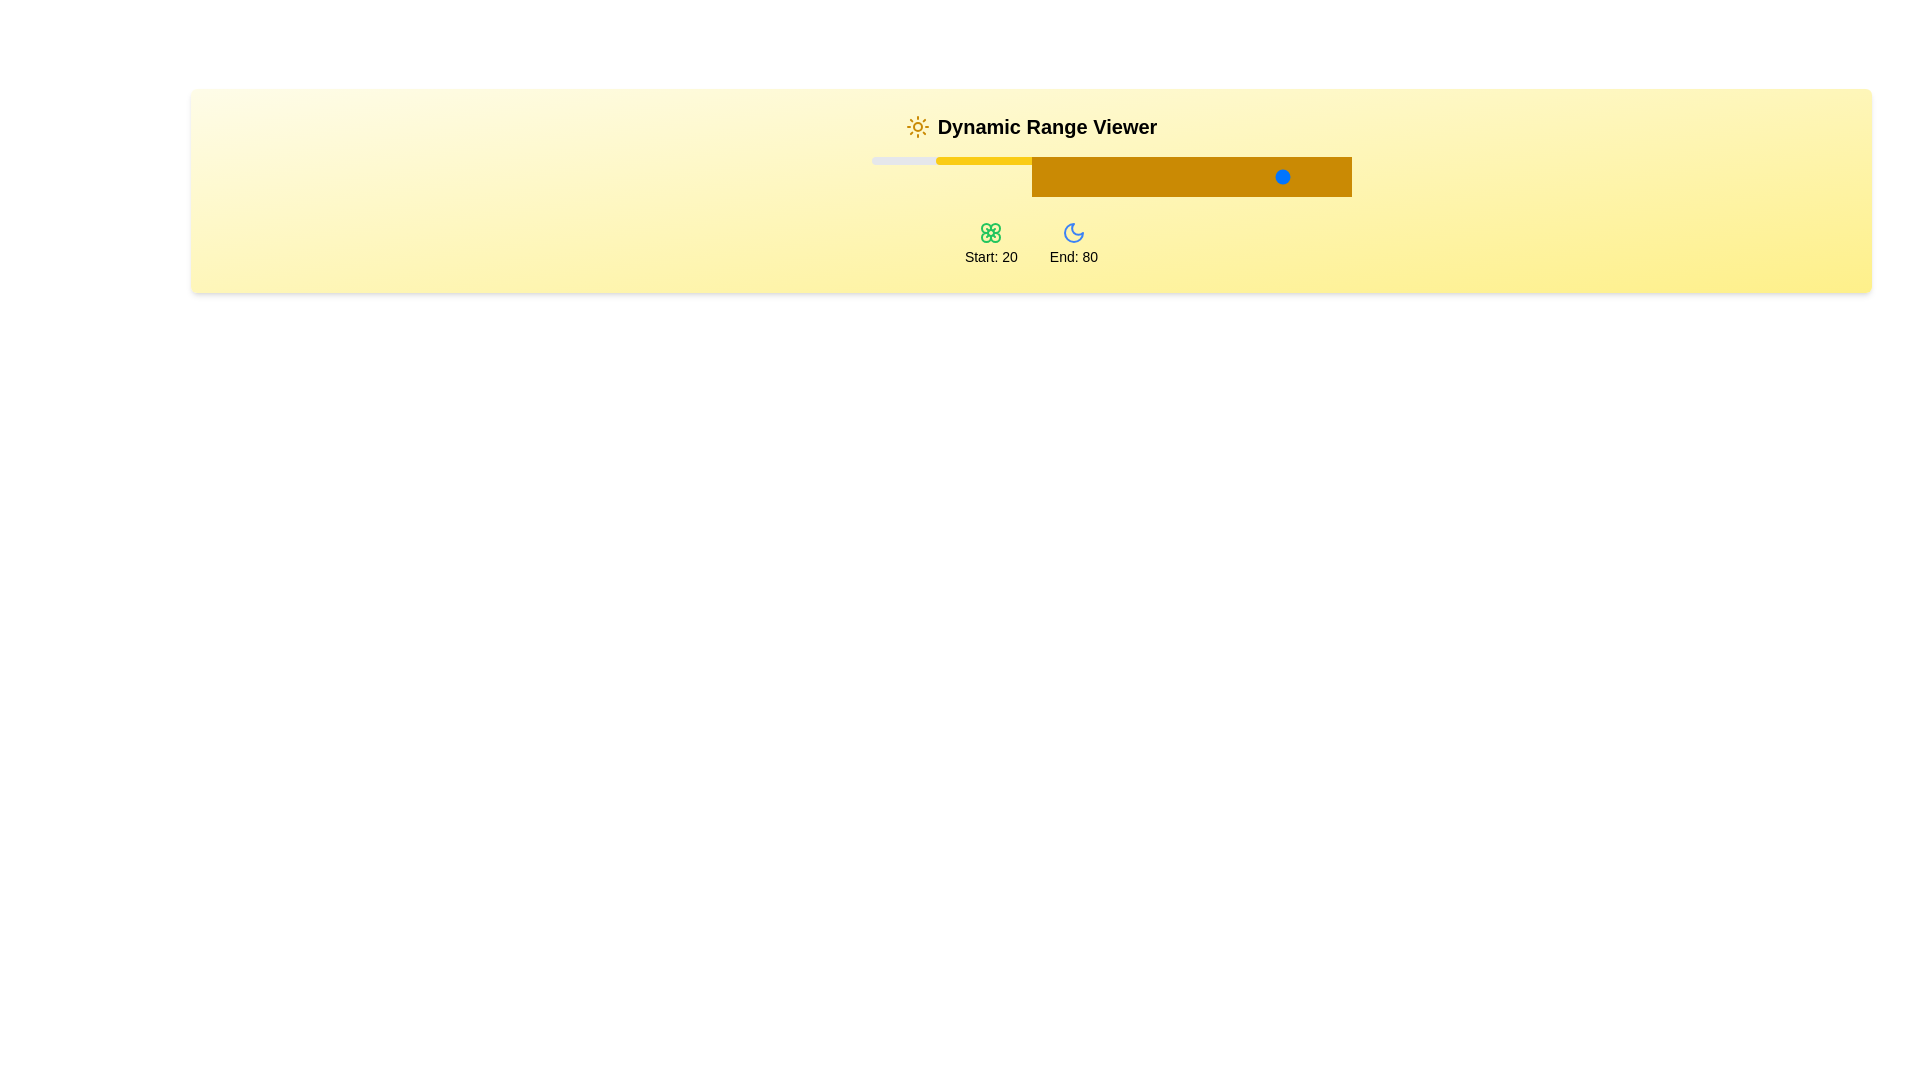 Image resolution: width=1920 pixels, height=1080 pixels. Describe the element at coordinates (916, 127) in the screenshot. I see `the decorative icon that symbolizes brightness, located in the top left corner of the header bar, preceding the text 'Dynamic Range Viewer'` at that location.